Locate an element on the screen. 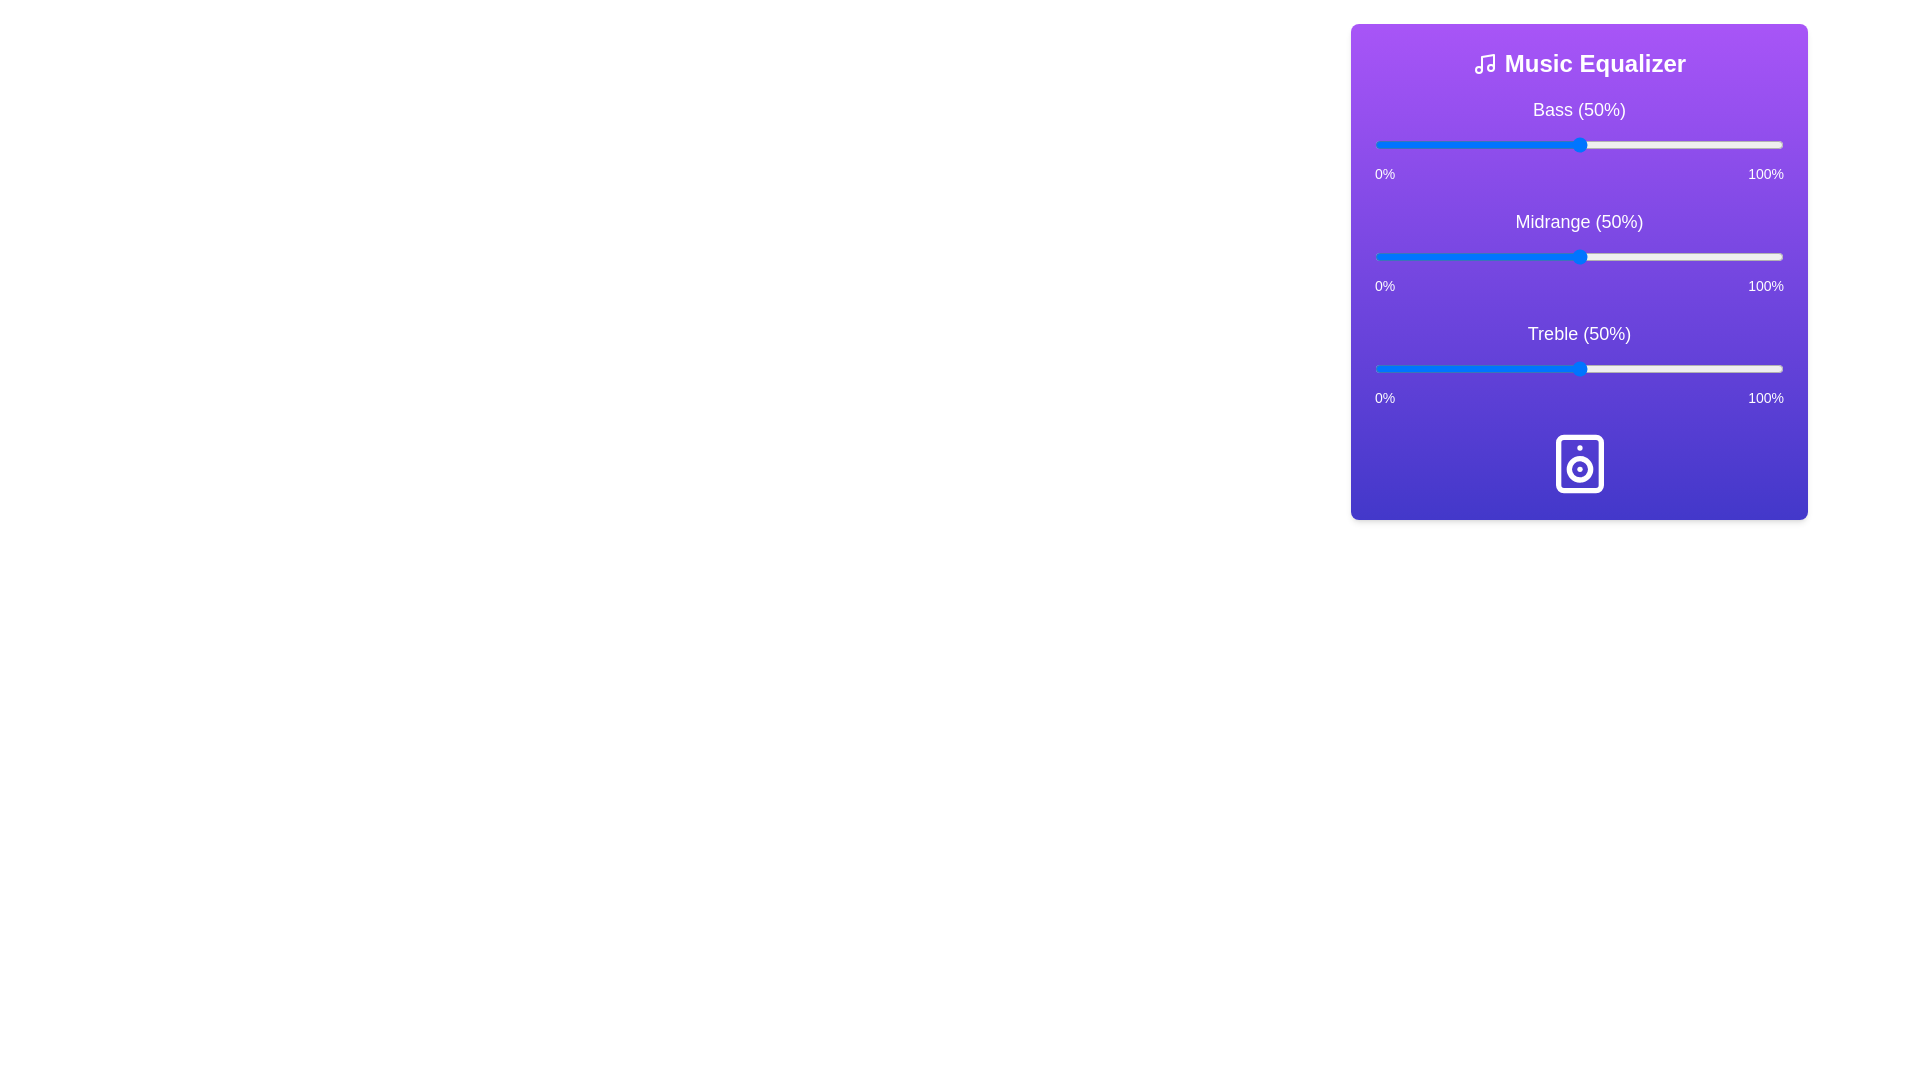  the bass slider to 41% is located at coordinates (1541, 144).